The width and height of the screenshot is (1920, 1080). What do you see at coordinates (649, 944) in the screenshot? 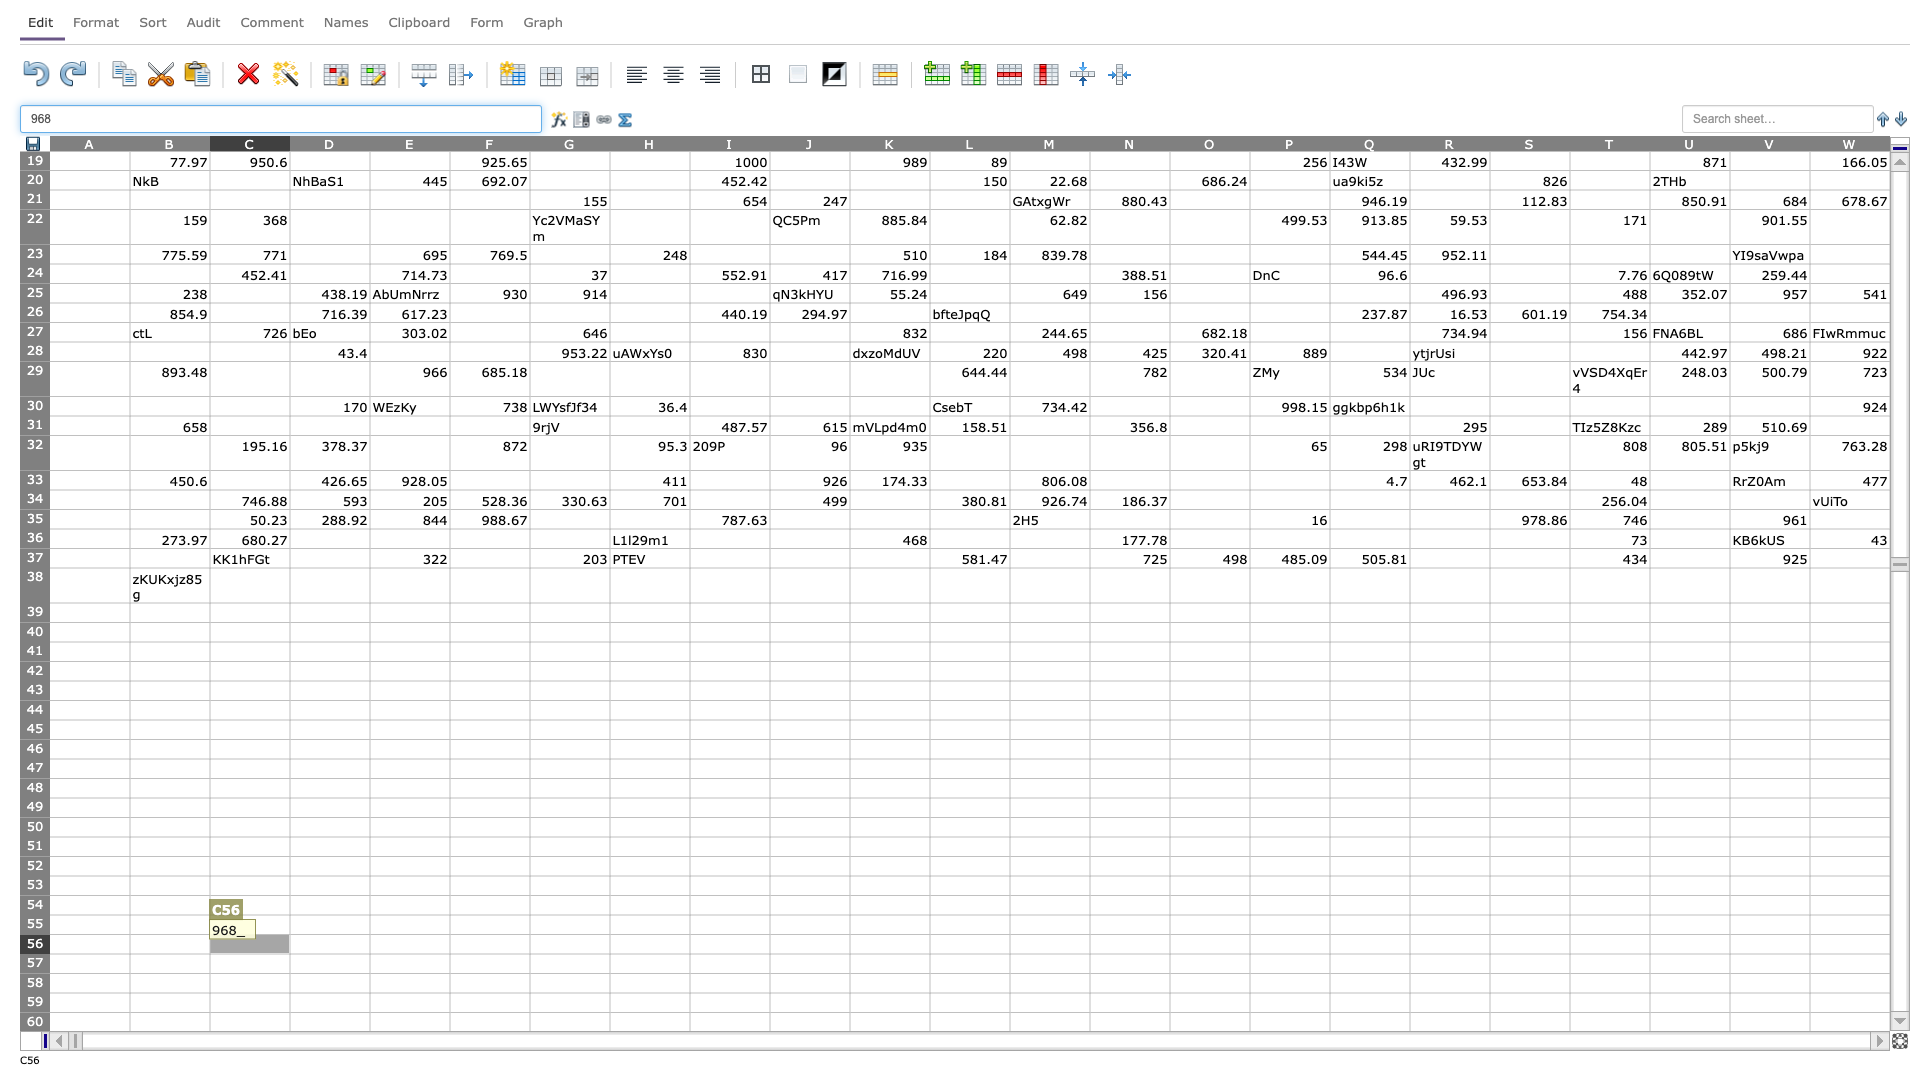
I see `H56` at bounding box center [649, 944].